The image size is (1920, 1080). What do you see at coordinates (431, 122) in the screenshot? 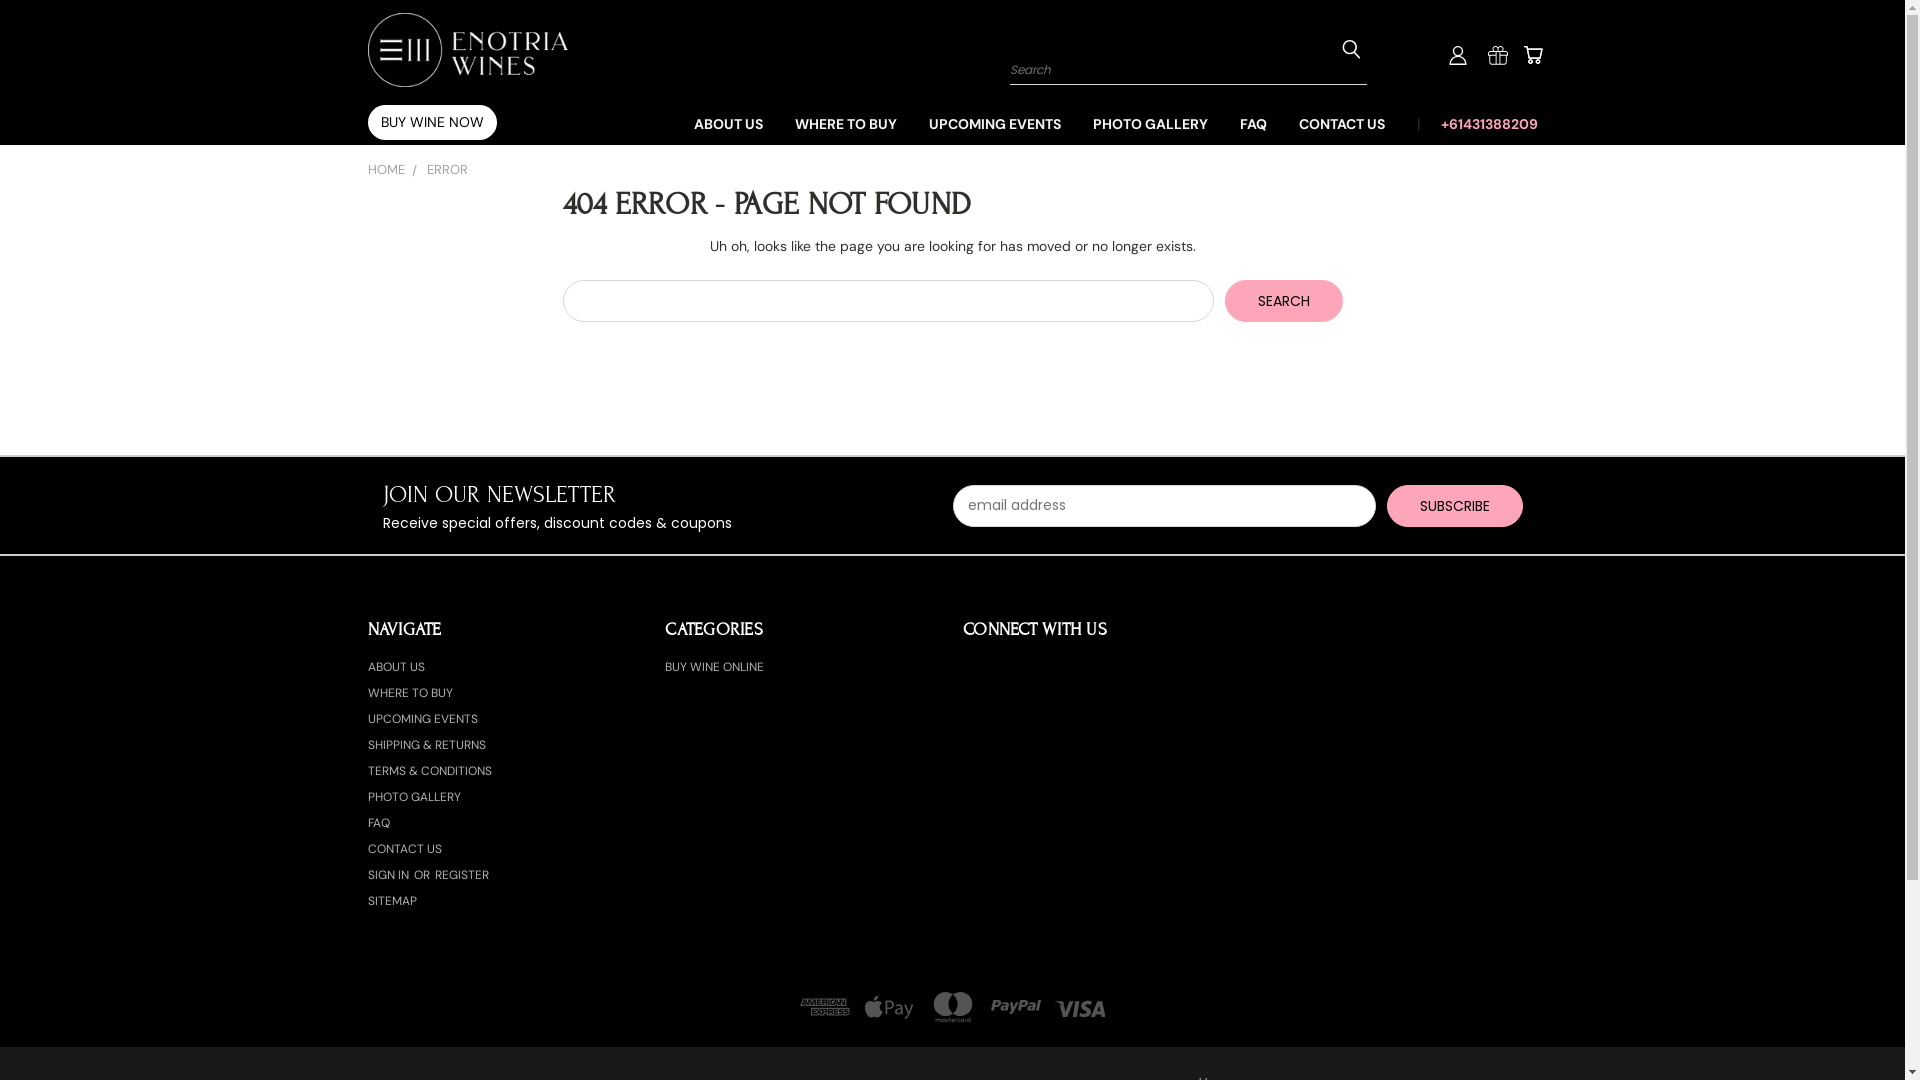
I see `'BUY WINE NOW'` at bounding box center [431, 122].